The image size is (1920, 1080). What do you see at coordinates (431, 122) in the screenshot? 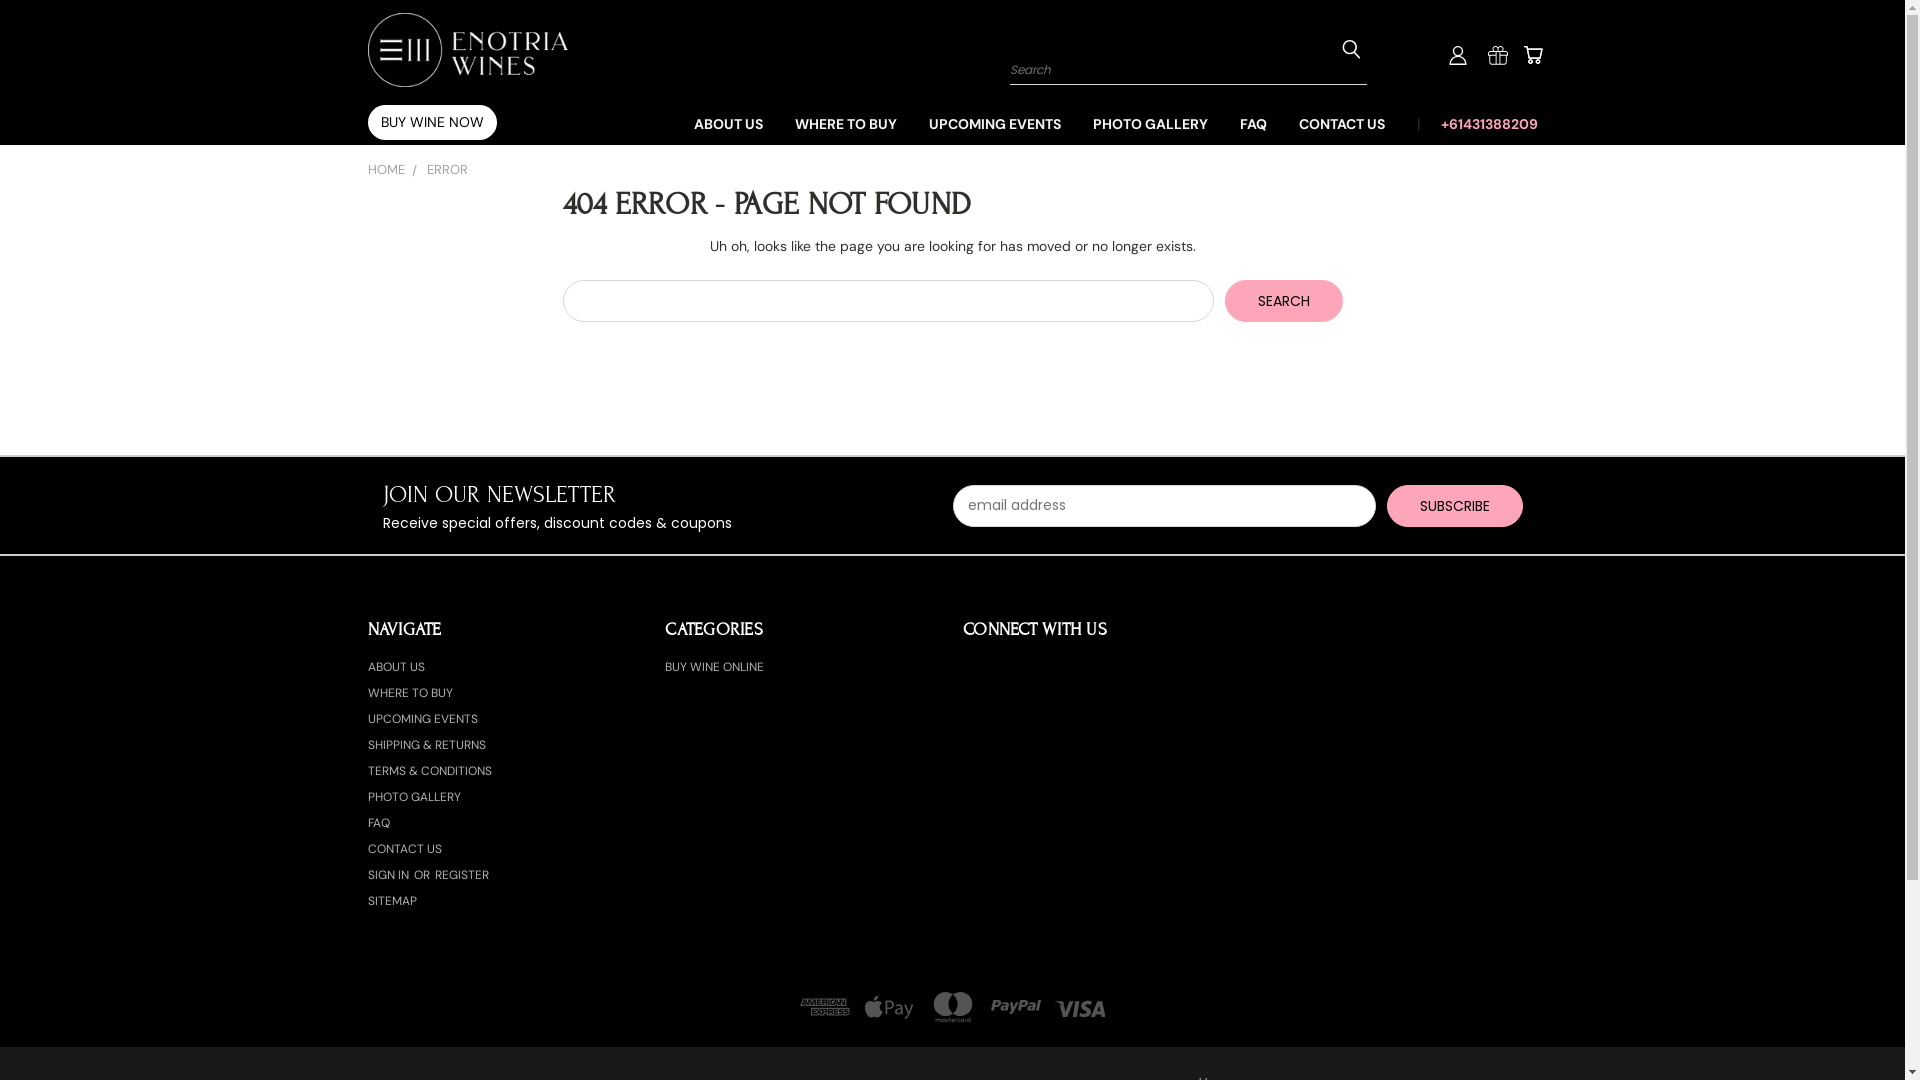
I see `'BUY WINE NOW'` at bounding box center [431, 122].